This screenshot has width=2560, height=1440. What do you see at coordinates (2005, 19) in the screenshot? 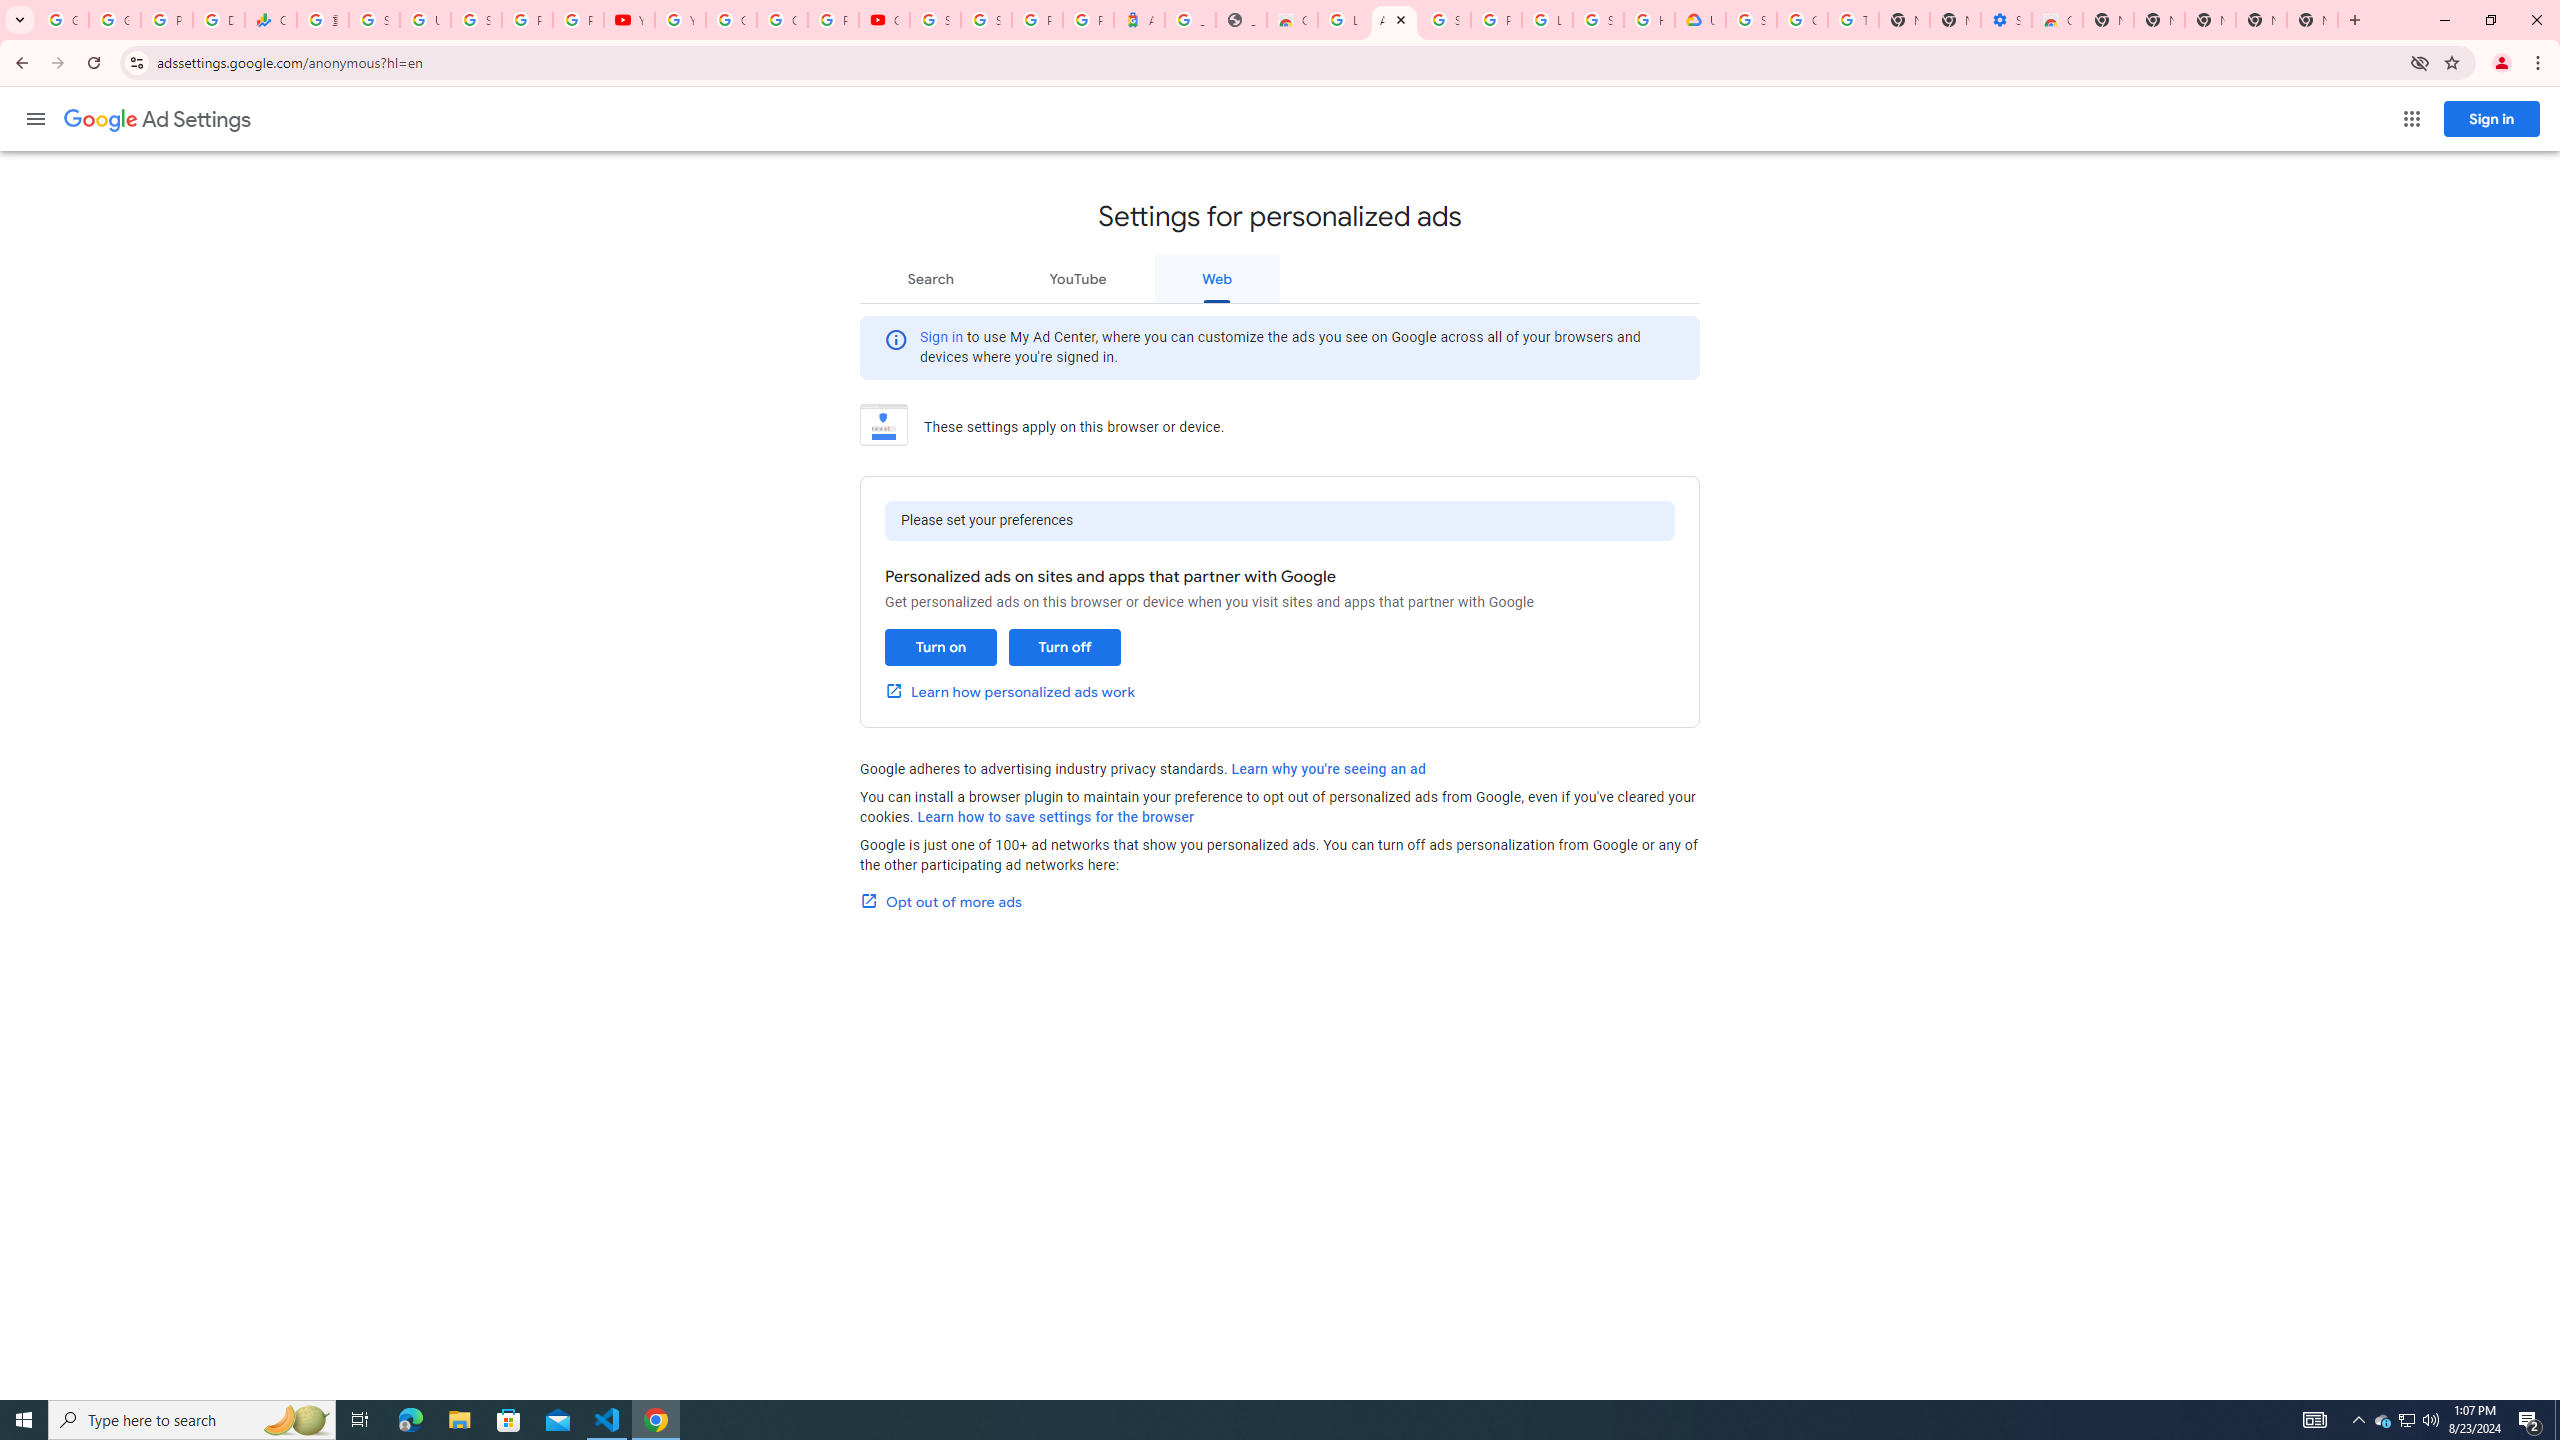
I see `'Settings - Accessibility'` at bounding box center [2005, 19].